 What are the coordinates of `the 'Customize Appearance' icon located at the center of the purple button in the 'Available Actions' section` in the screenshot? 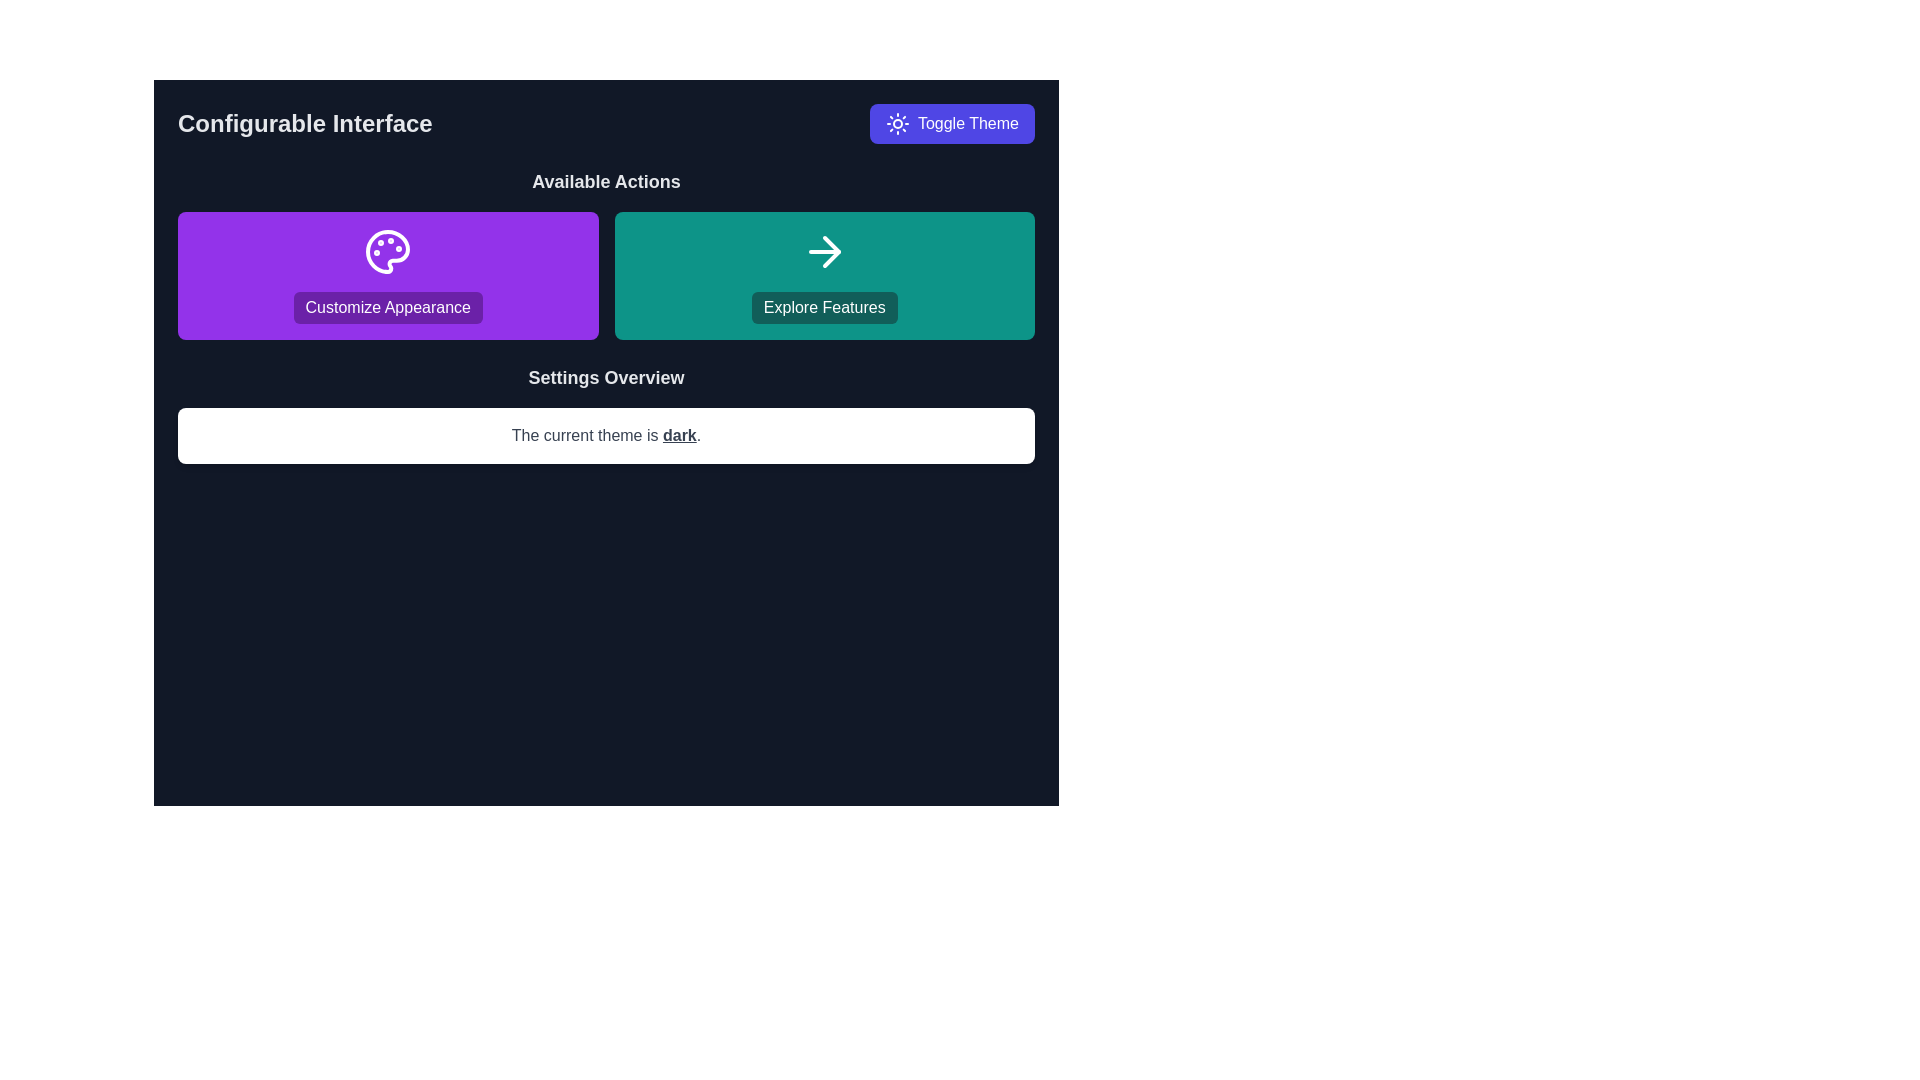 It's located at (388, 250).